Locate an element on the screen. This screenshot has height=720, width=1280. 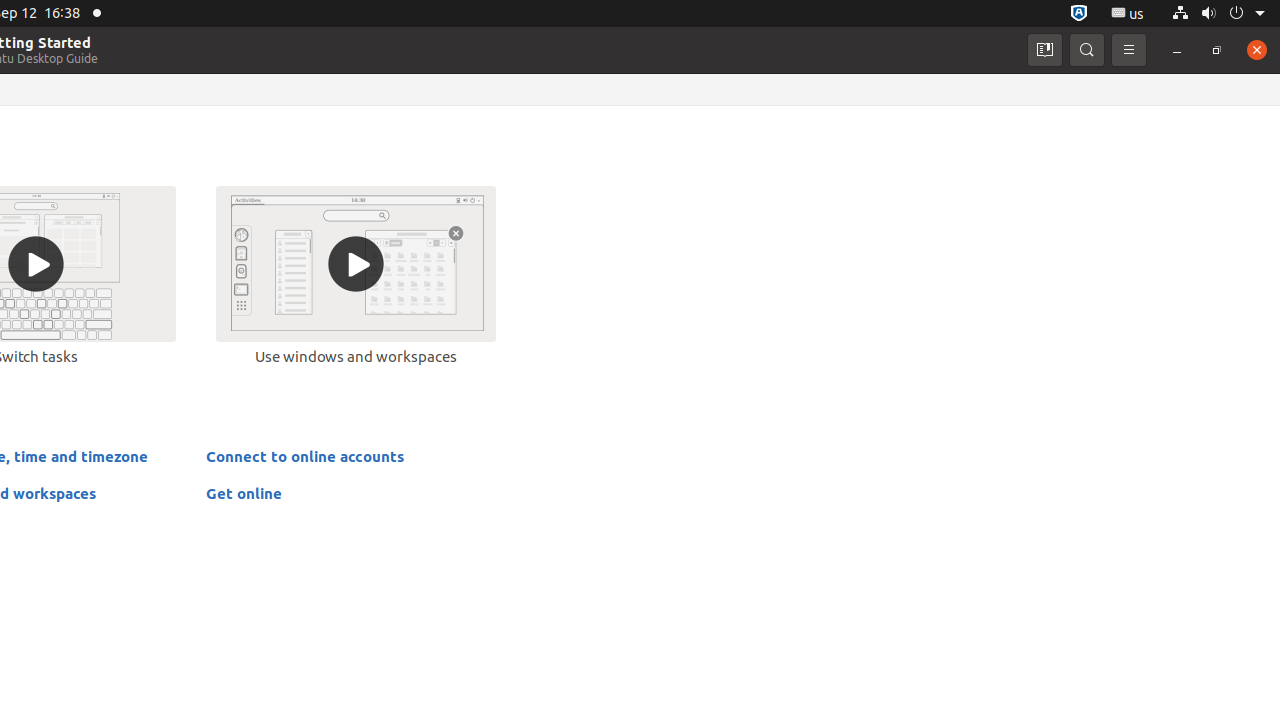
'Close' is located at coordinates (1255, 48).